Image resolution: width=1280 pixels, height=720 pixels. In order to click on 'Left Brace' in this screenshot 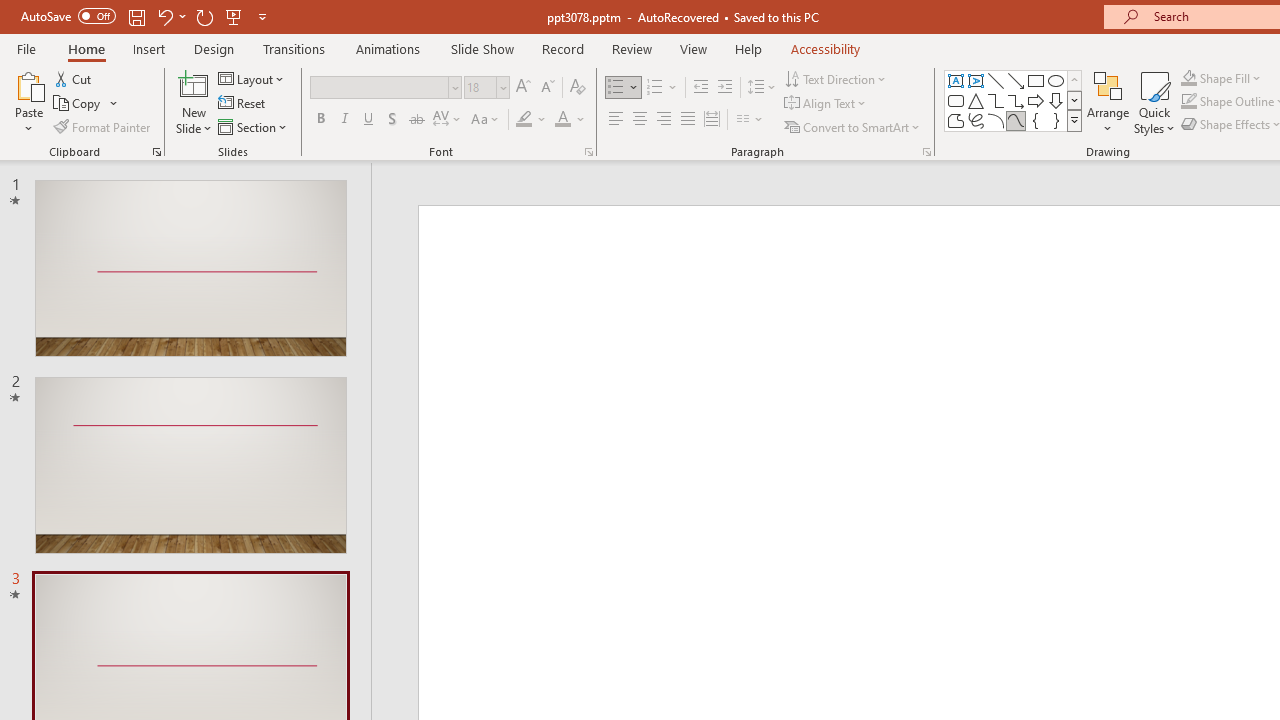, I will do `click(1036, 120)`.